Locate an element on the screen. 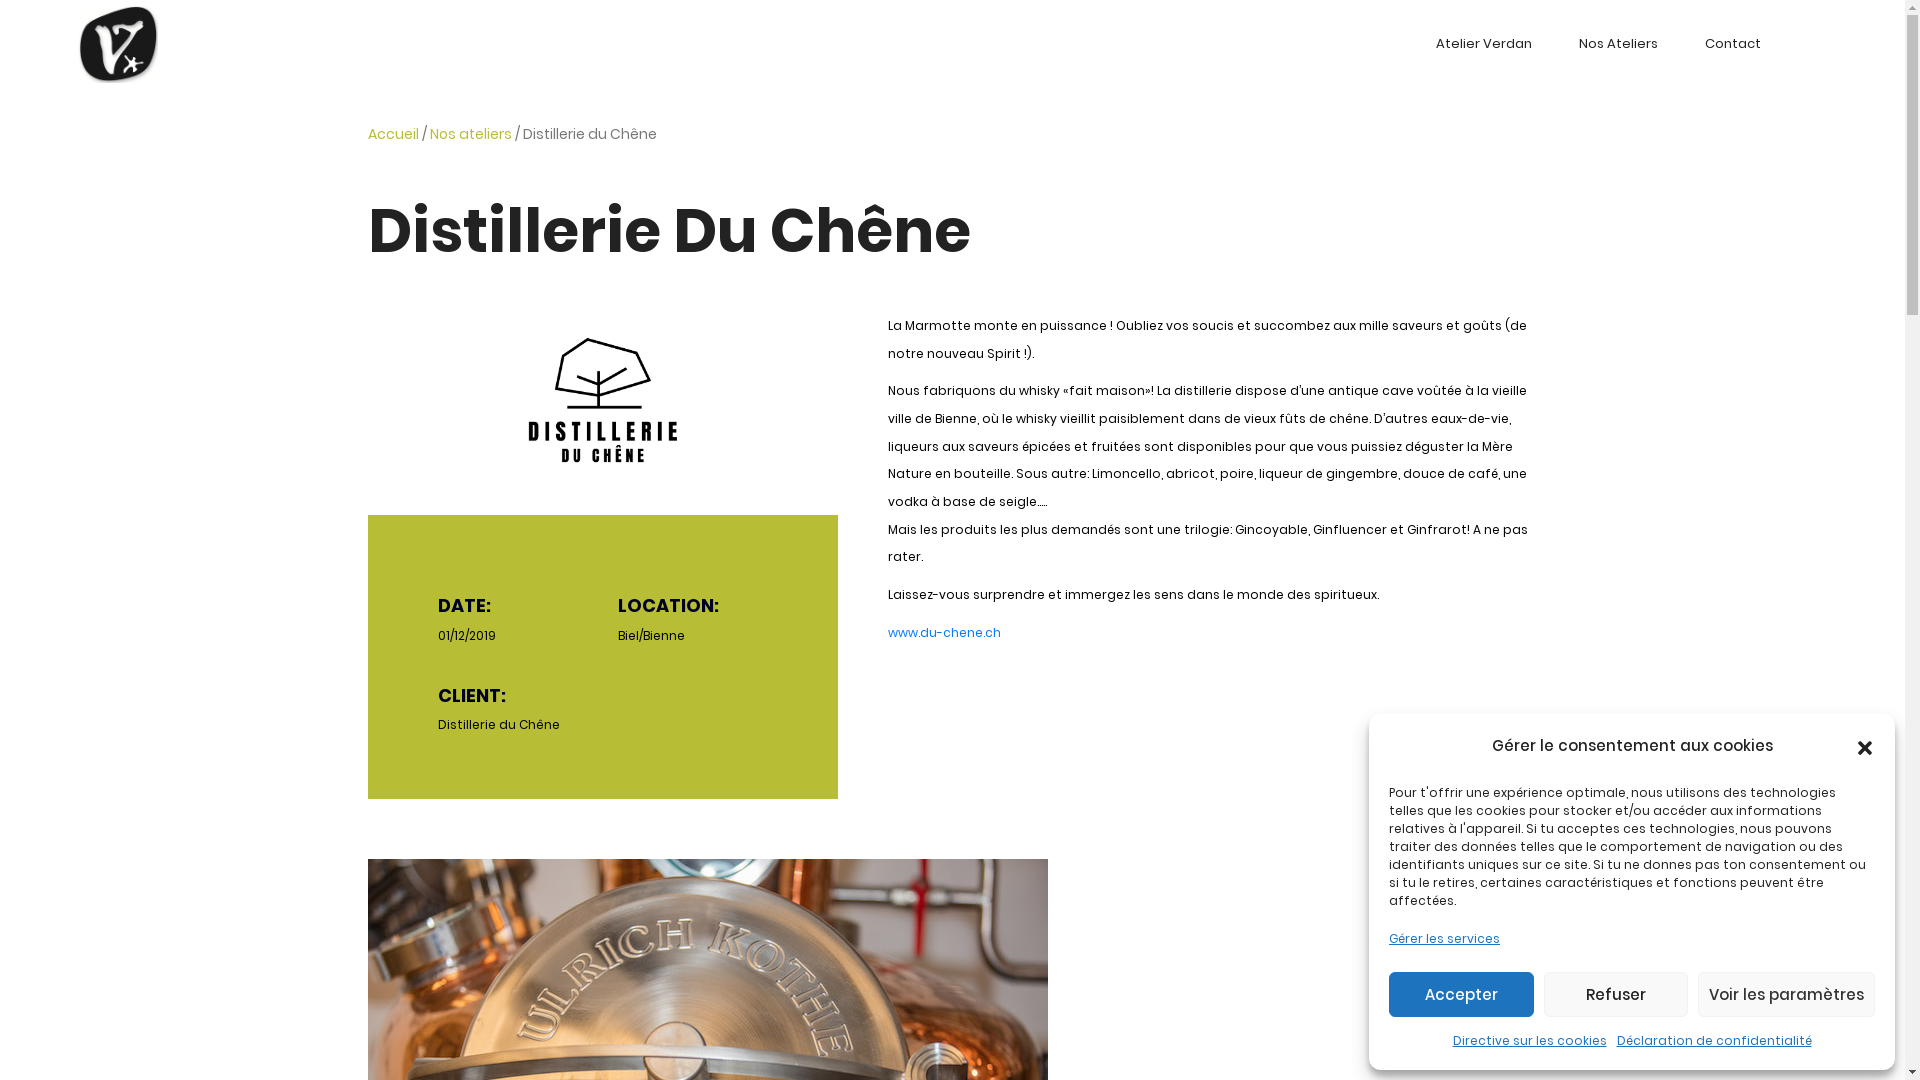 The height and width of the screenshot is (1080, 1920). 'Accepter' is located at coordinates (1461, 994).